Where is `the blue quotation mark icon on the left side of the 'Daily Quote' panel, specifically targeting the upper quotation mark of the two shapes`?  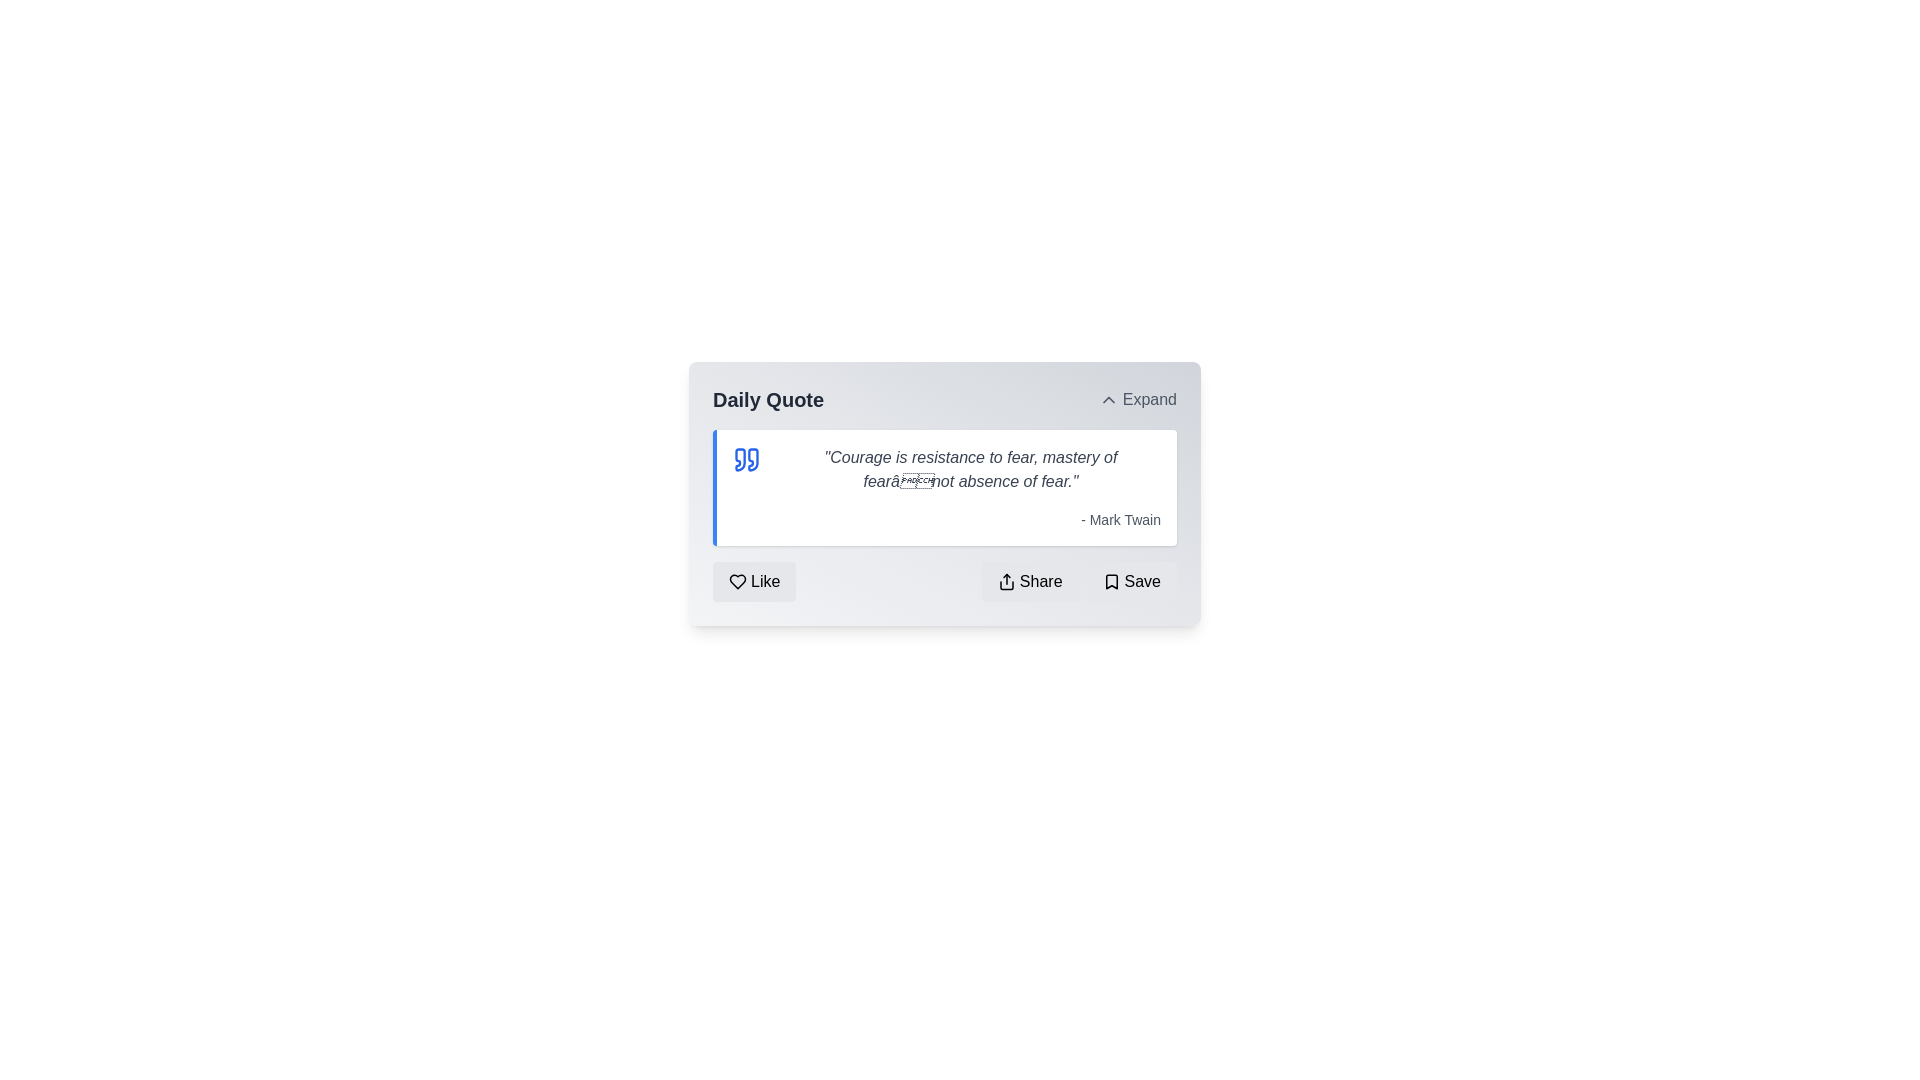 the blue quotation mark icon on the left side of the 'Daily Quote' panel, specifically targeting the upper quotation mark of the two shapes is located at coordinates (752, 459).